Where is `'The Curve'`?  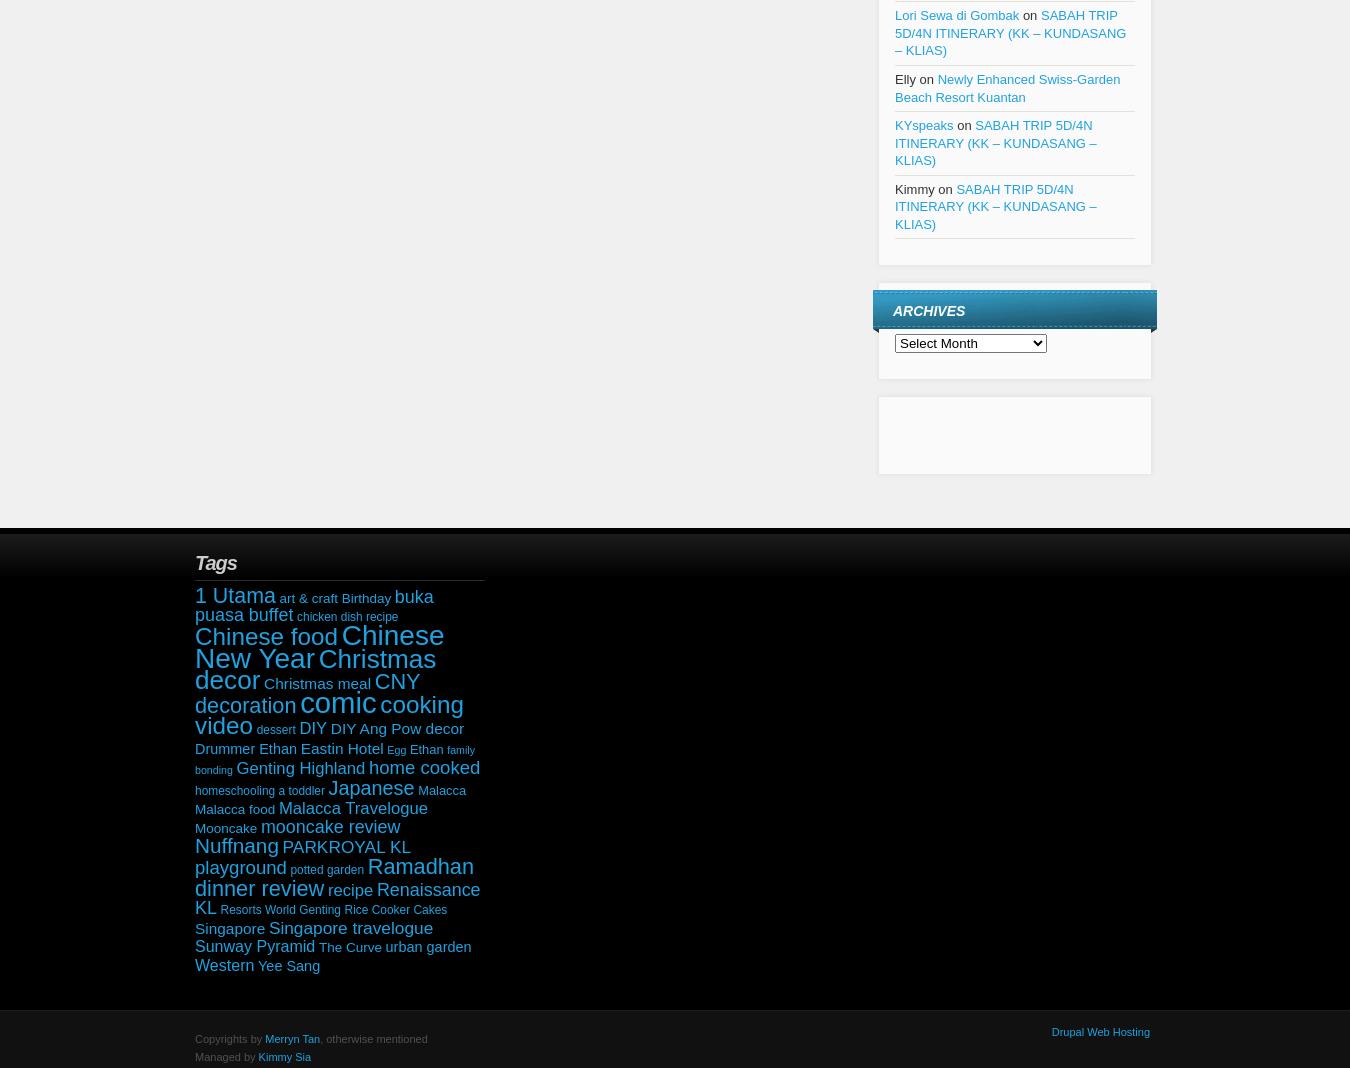
'The Curve' is located at coordinates (349, 947).